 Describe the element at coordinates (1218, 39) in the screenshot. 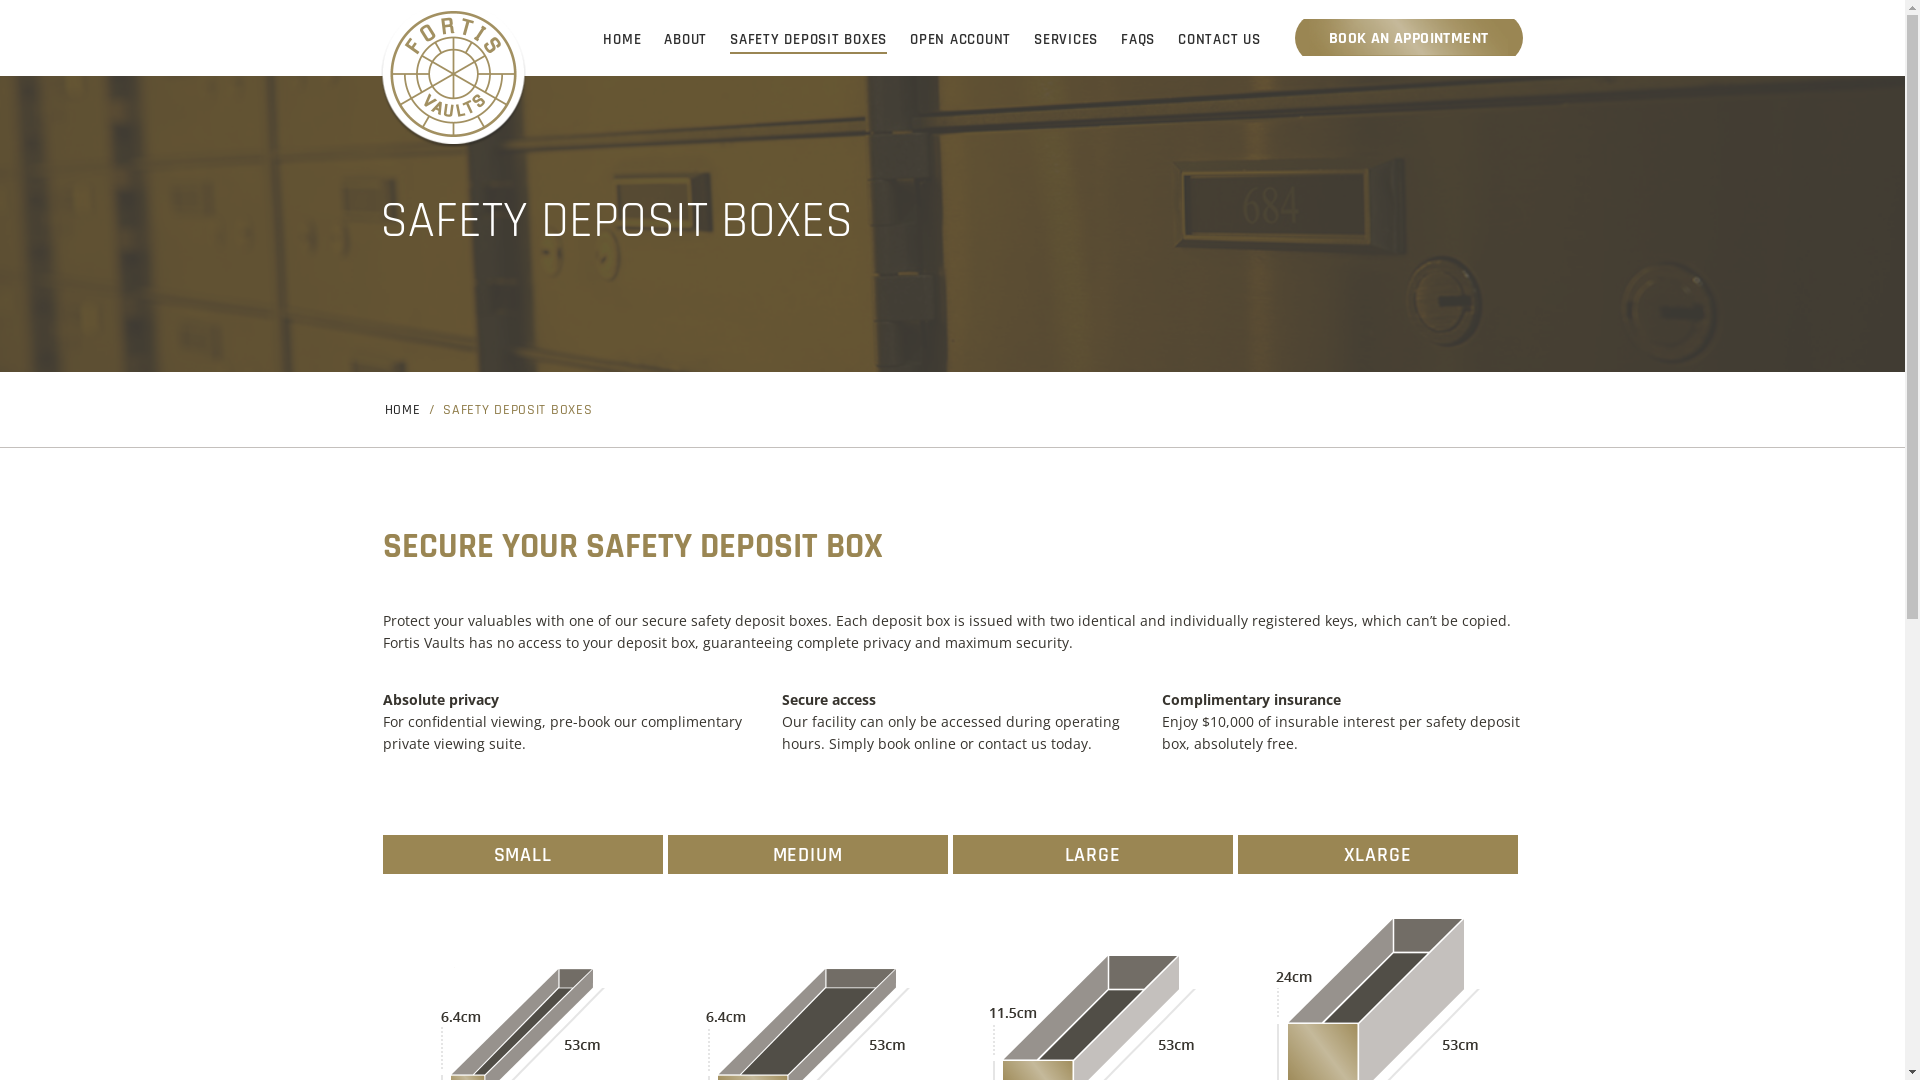

I see `'CONTACT US'` at that location.